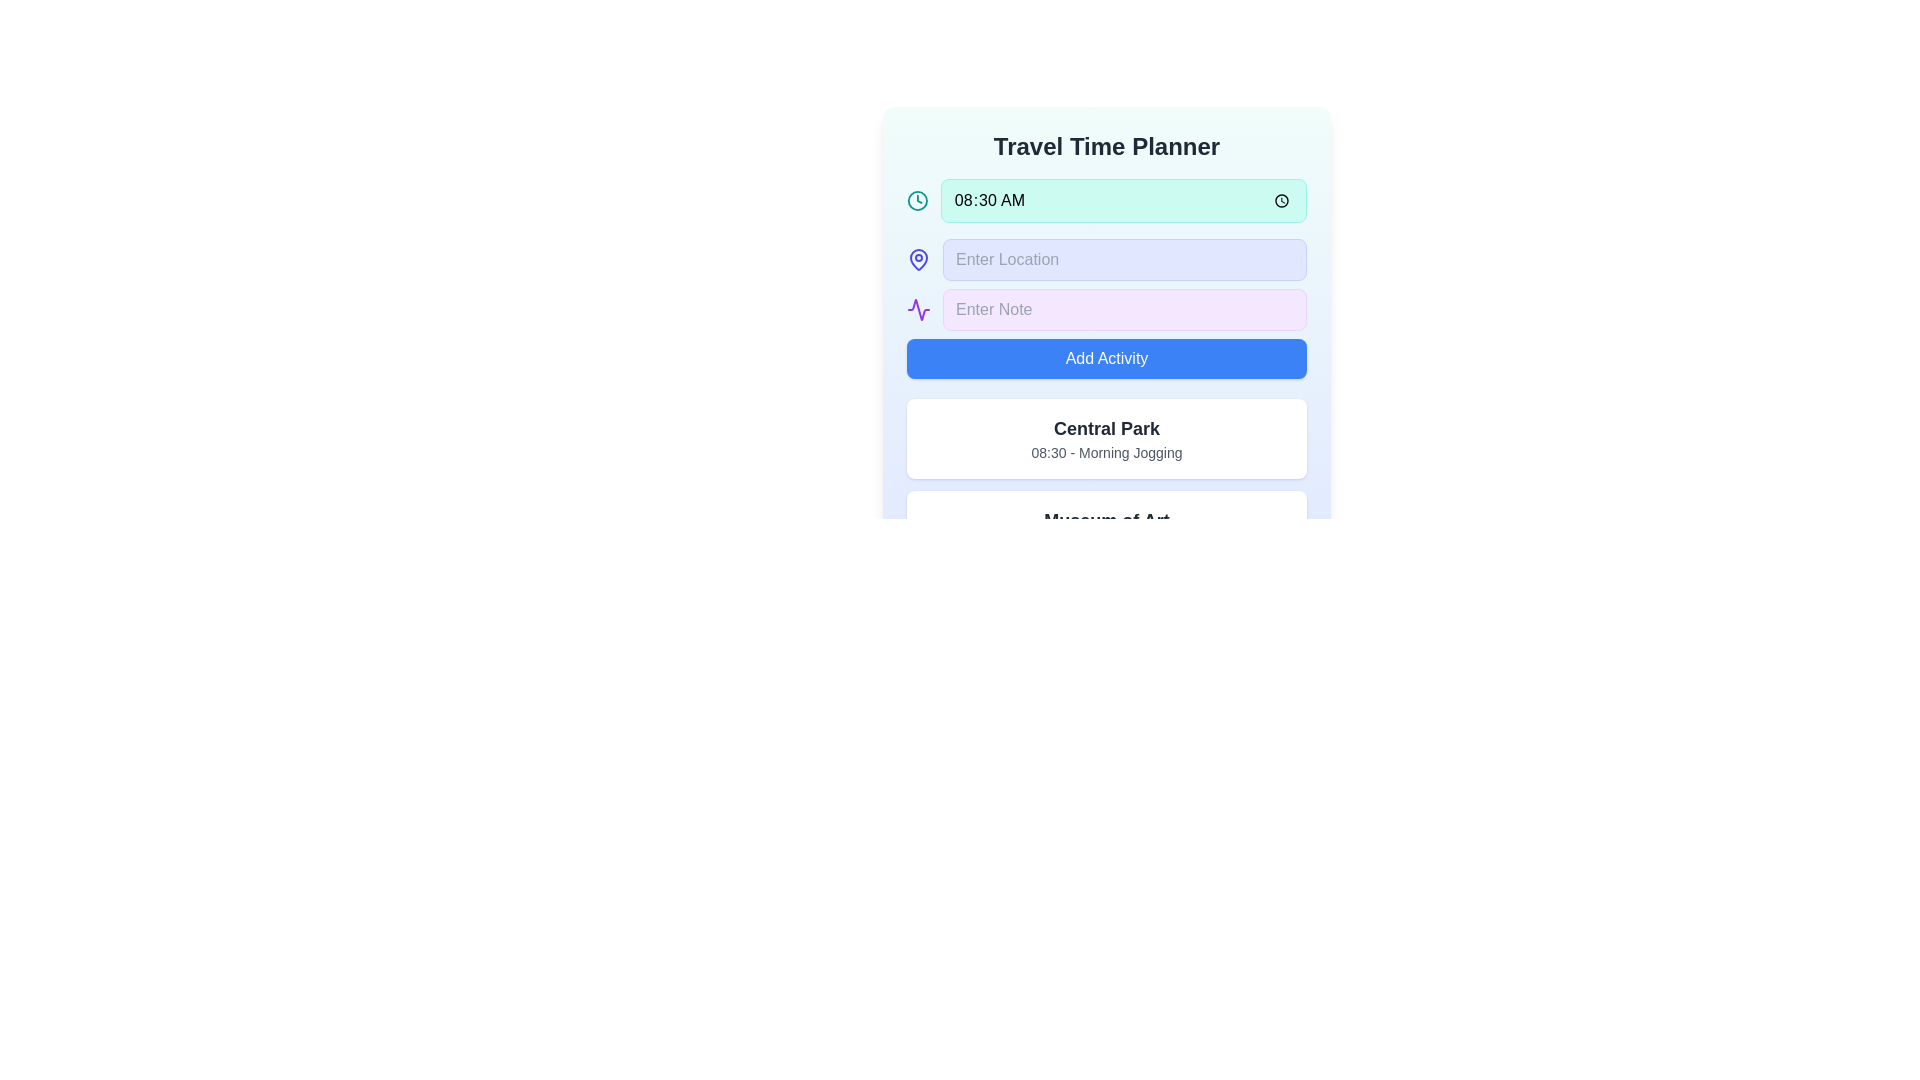 This screenshot has height=1080, width=1920. What do you see at coordinates (1106, 519) in the screenshot?
I see `the title text element displaying 'Museum of Art'` at bounding box center [1106, 519].